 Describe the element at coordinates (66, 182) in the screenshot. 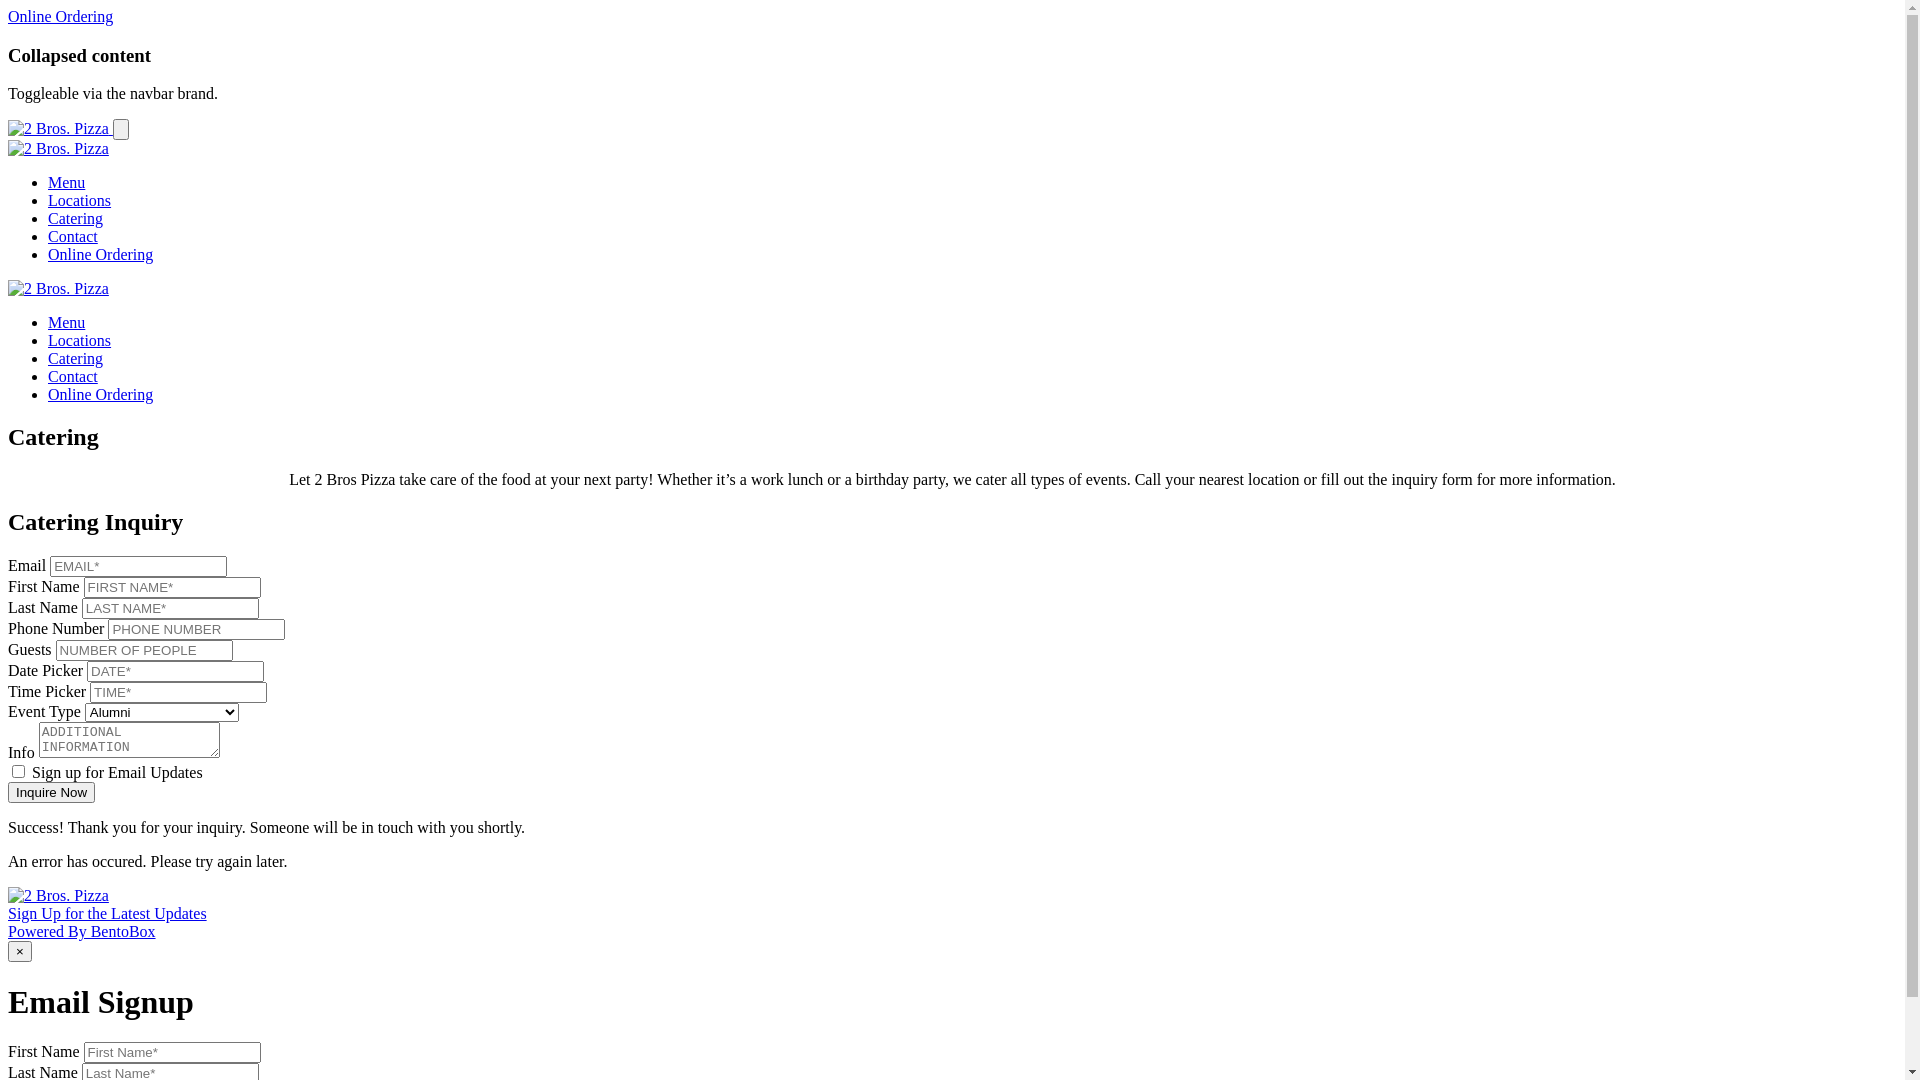

I see `'Menu'` at that location.